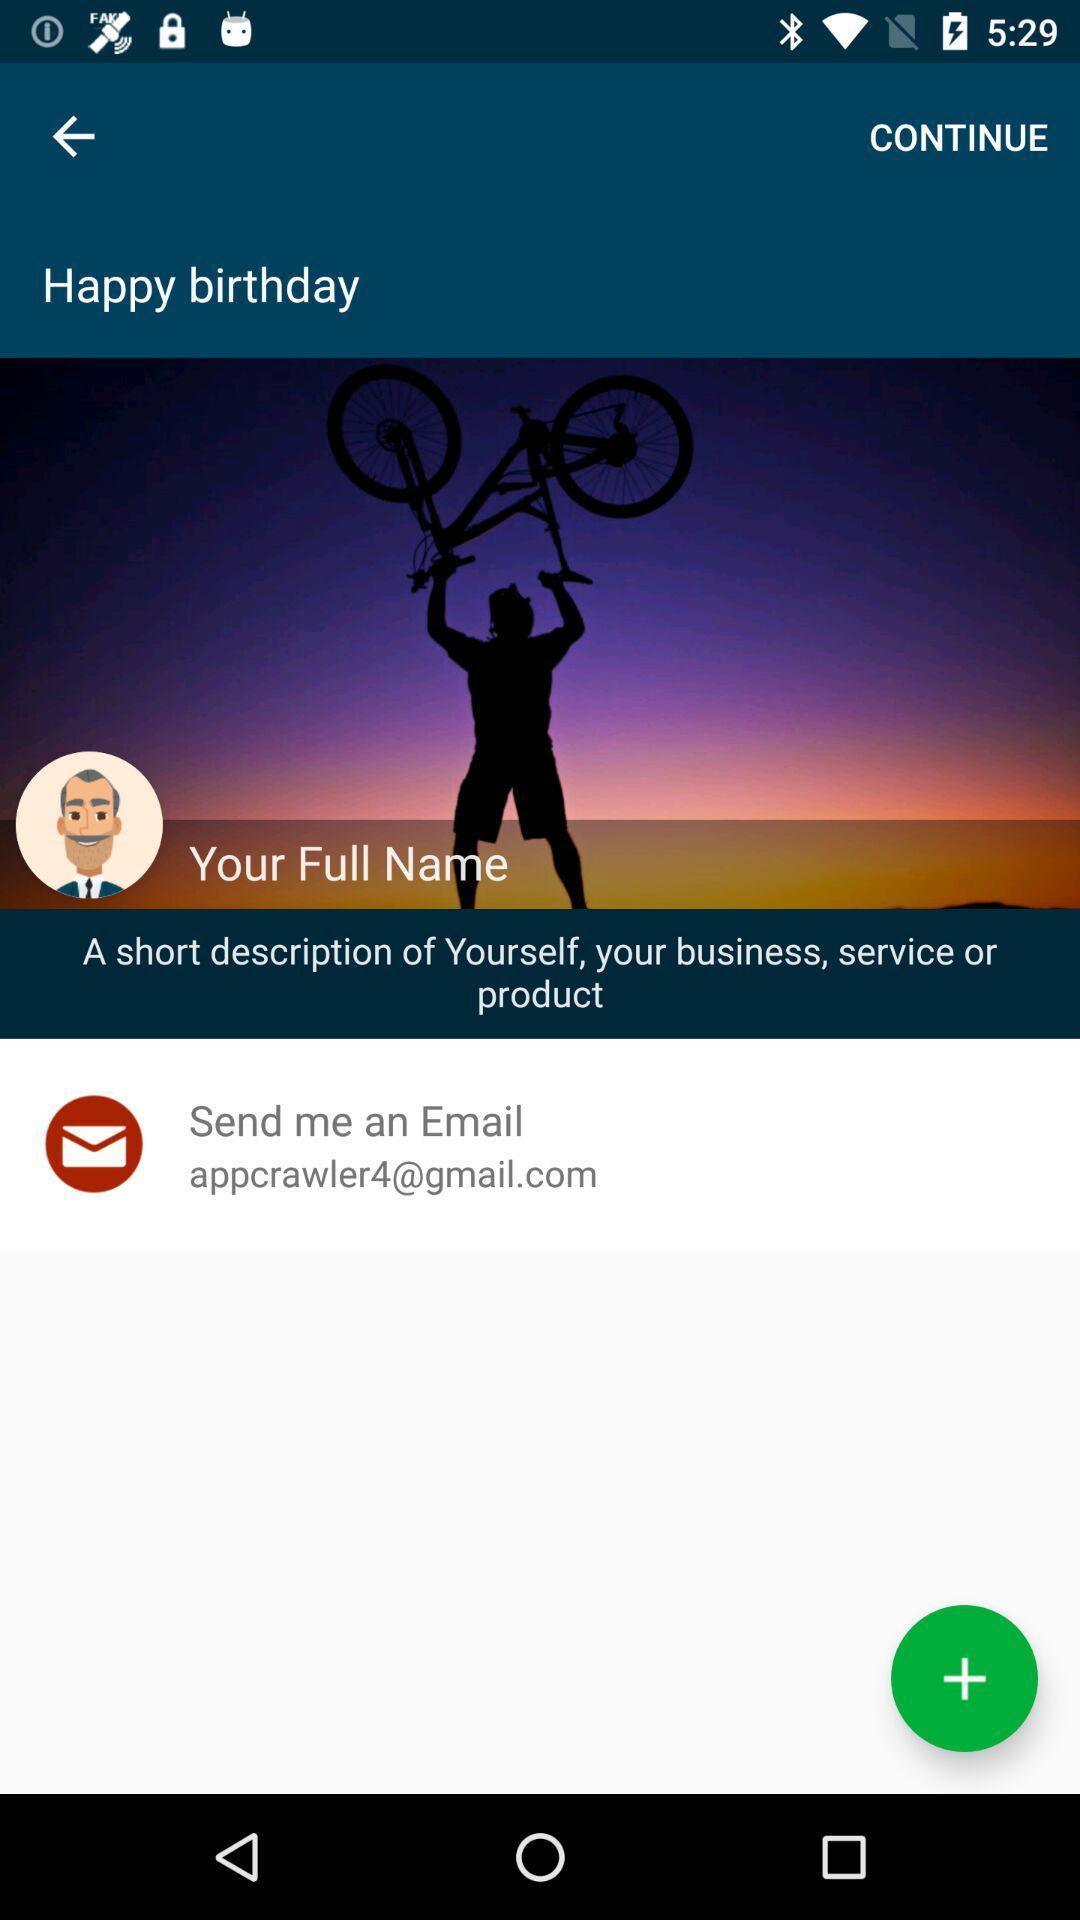 This screenshot has width=1080, height=1920. Describe the element at coordinates (72, 135) in the screenshot. I see `icon above the happy birthday` at that location.